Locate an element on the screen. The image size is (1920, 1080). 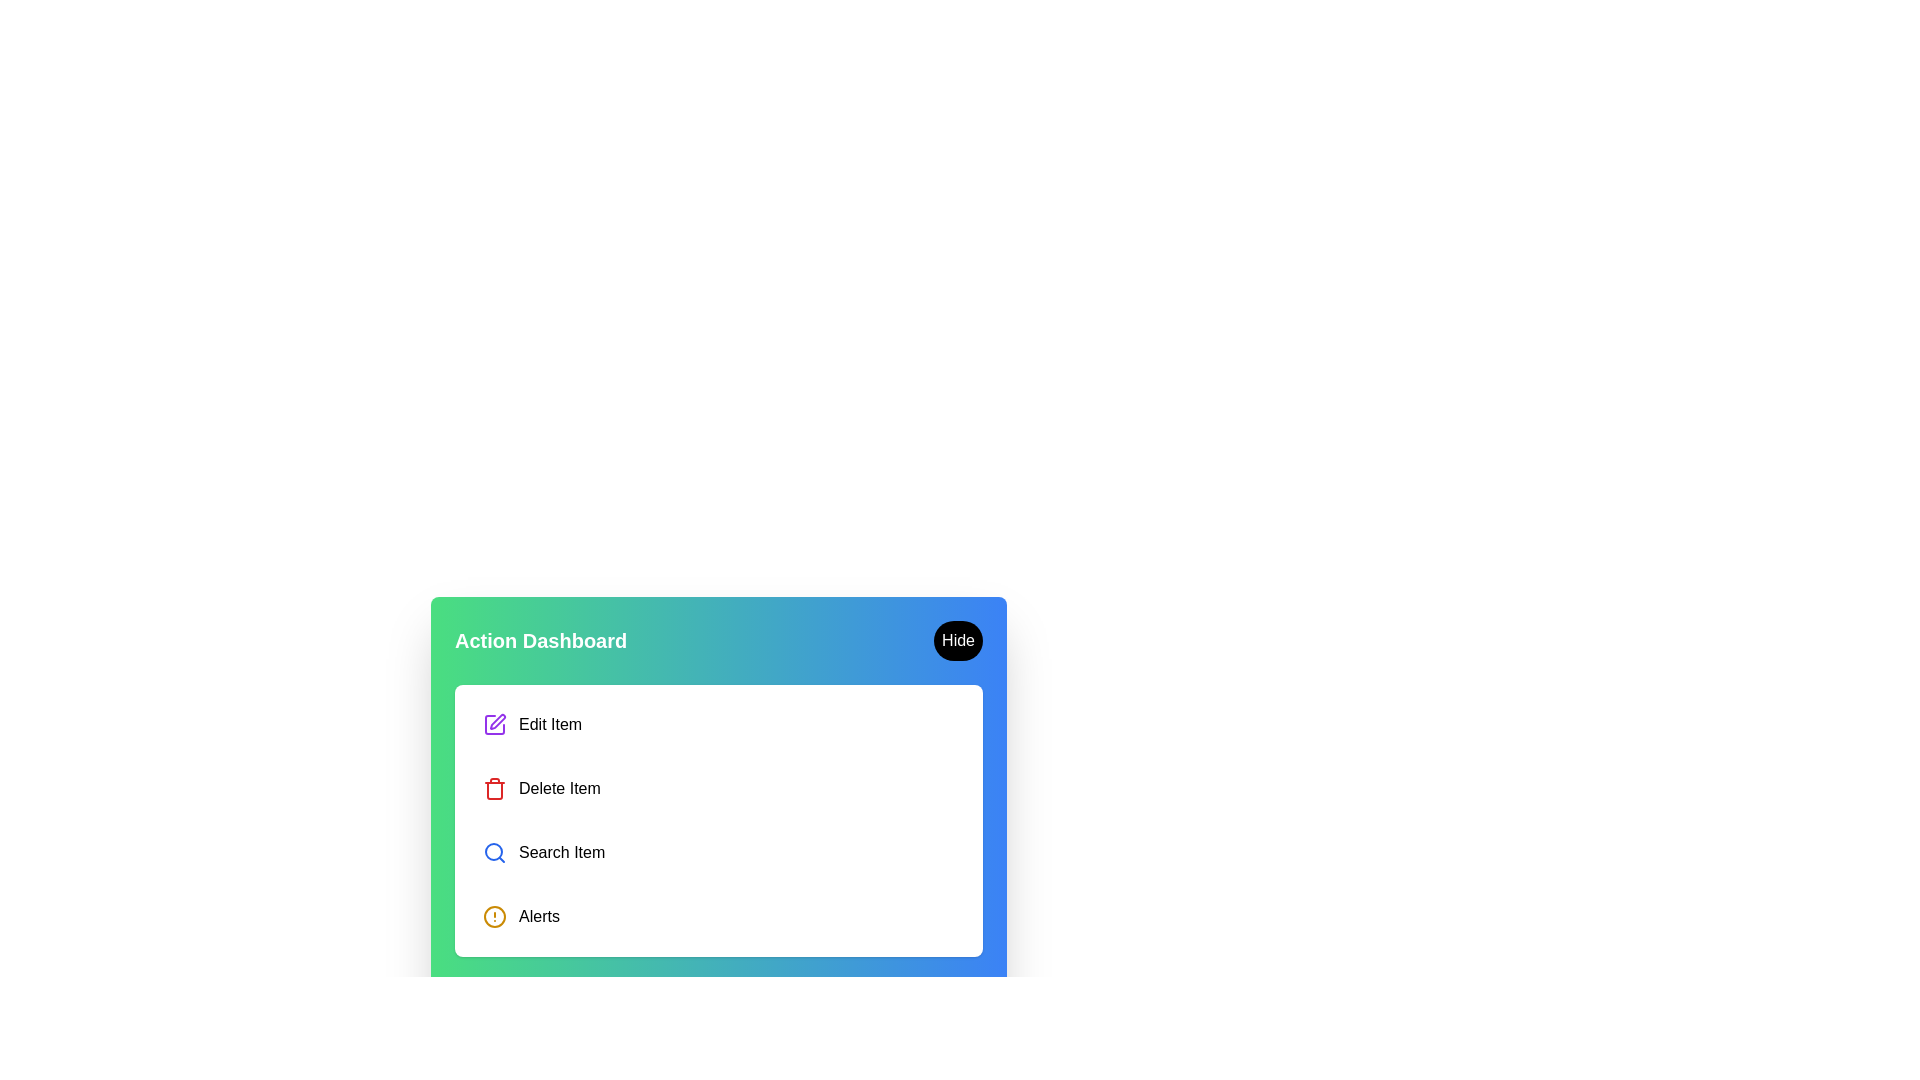
the 'Alerts' text label in the Action Dashboard dropdown menu is located at coordinates (539, 917).